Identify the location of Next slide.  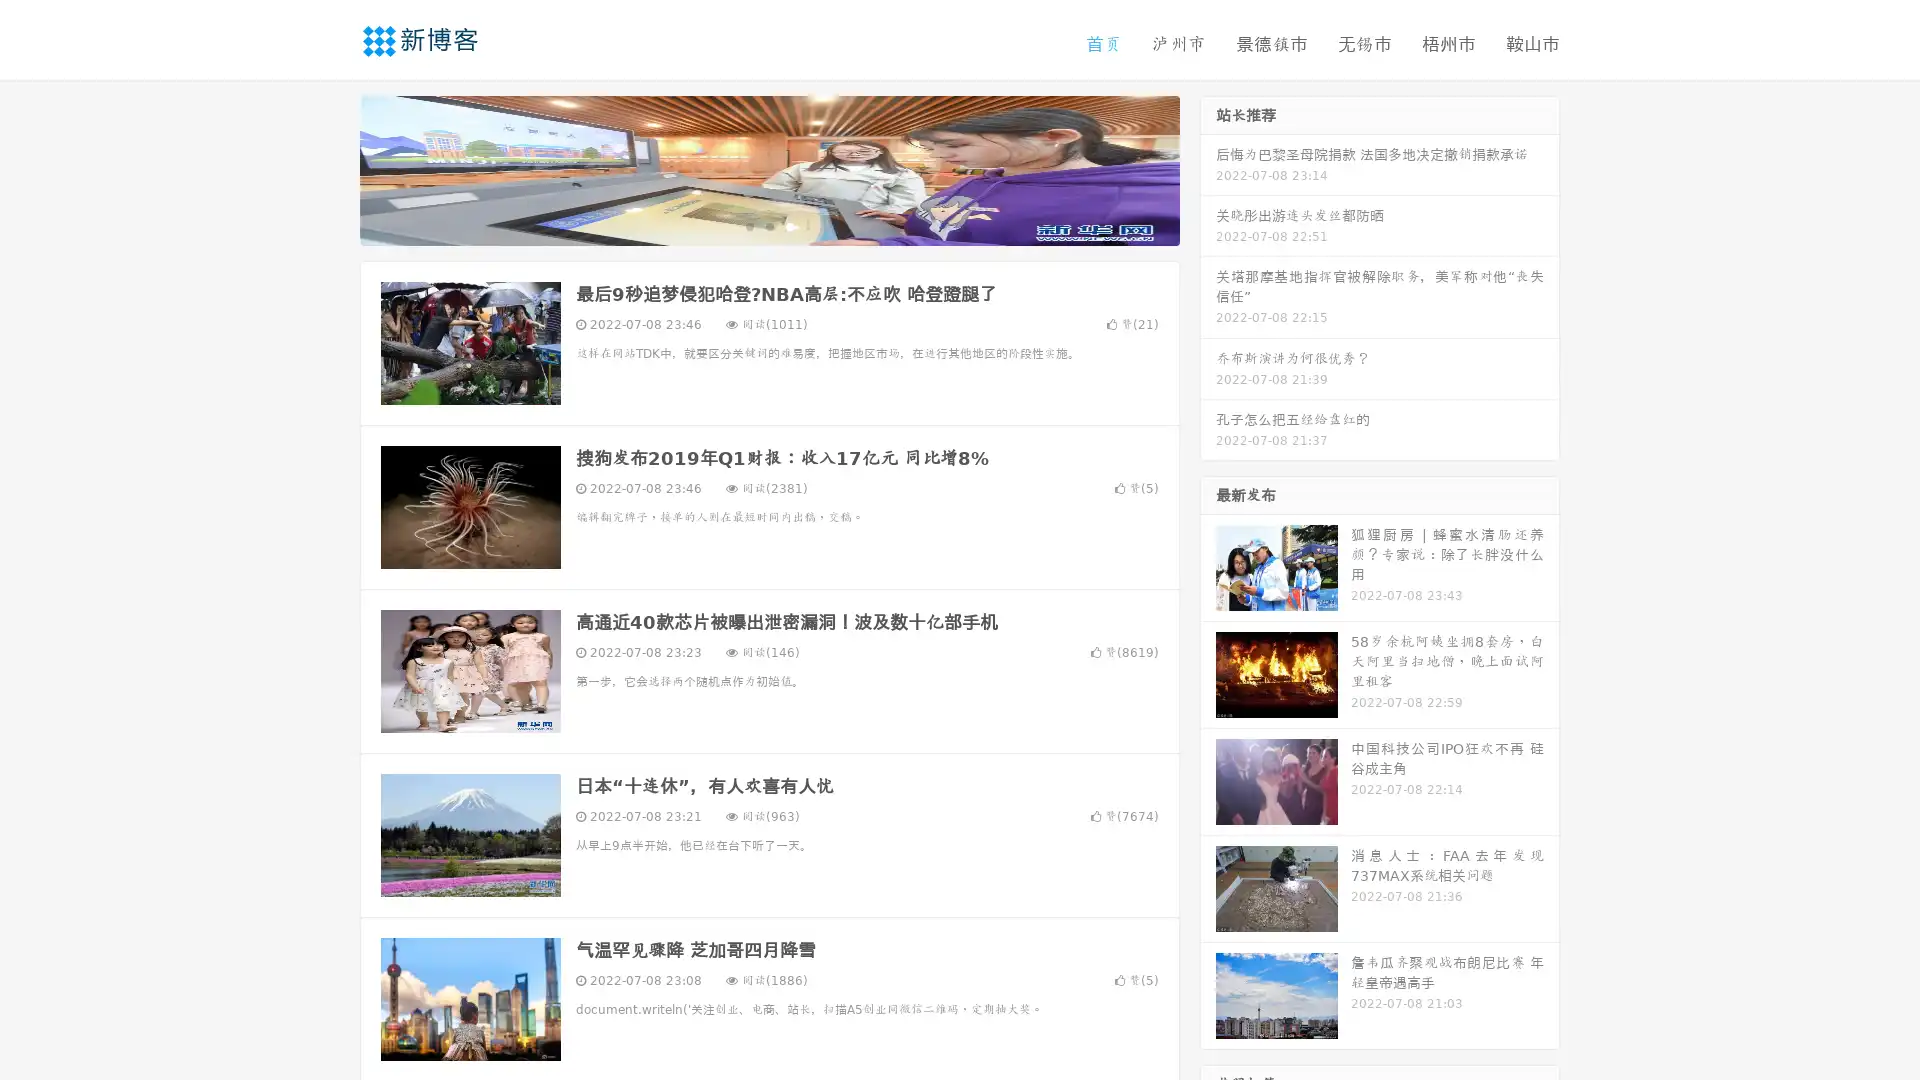
(1208, 168).